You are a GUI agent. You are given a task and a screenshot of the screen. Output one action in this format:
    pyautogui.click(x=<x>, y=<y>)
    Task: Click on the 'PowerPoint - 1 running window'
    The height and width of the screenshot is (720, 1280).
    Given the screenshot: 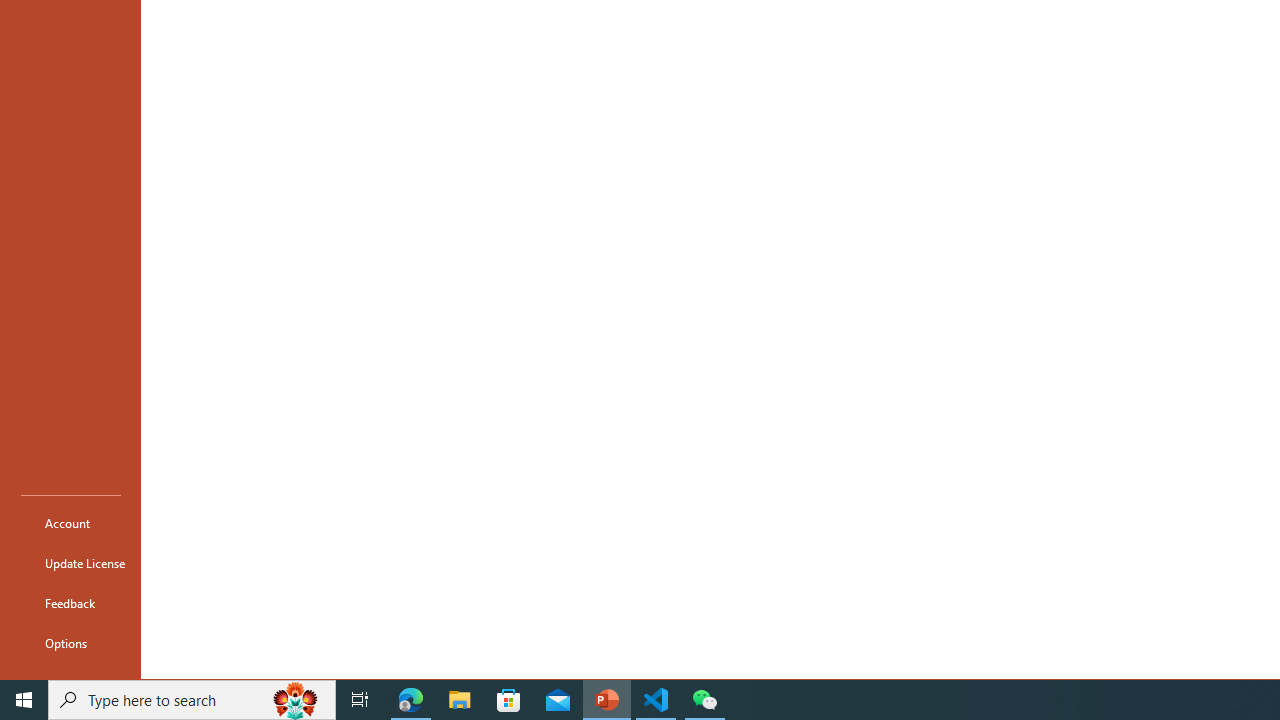 What is the action you would take?
    pyautogui.click(x=606, y=698)
    